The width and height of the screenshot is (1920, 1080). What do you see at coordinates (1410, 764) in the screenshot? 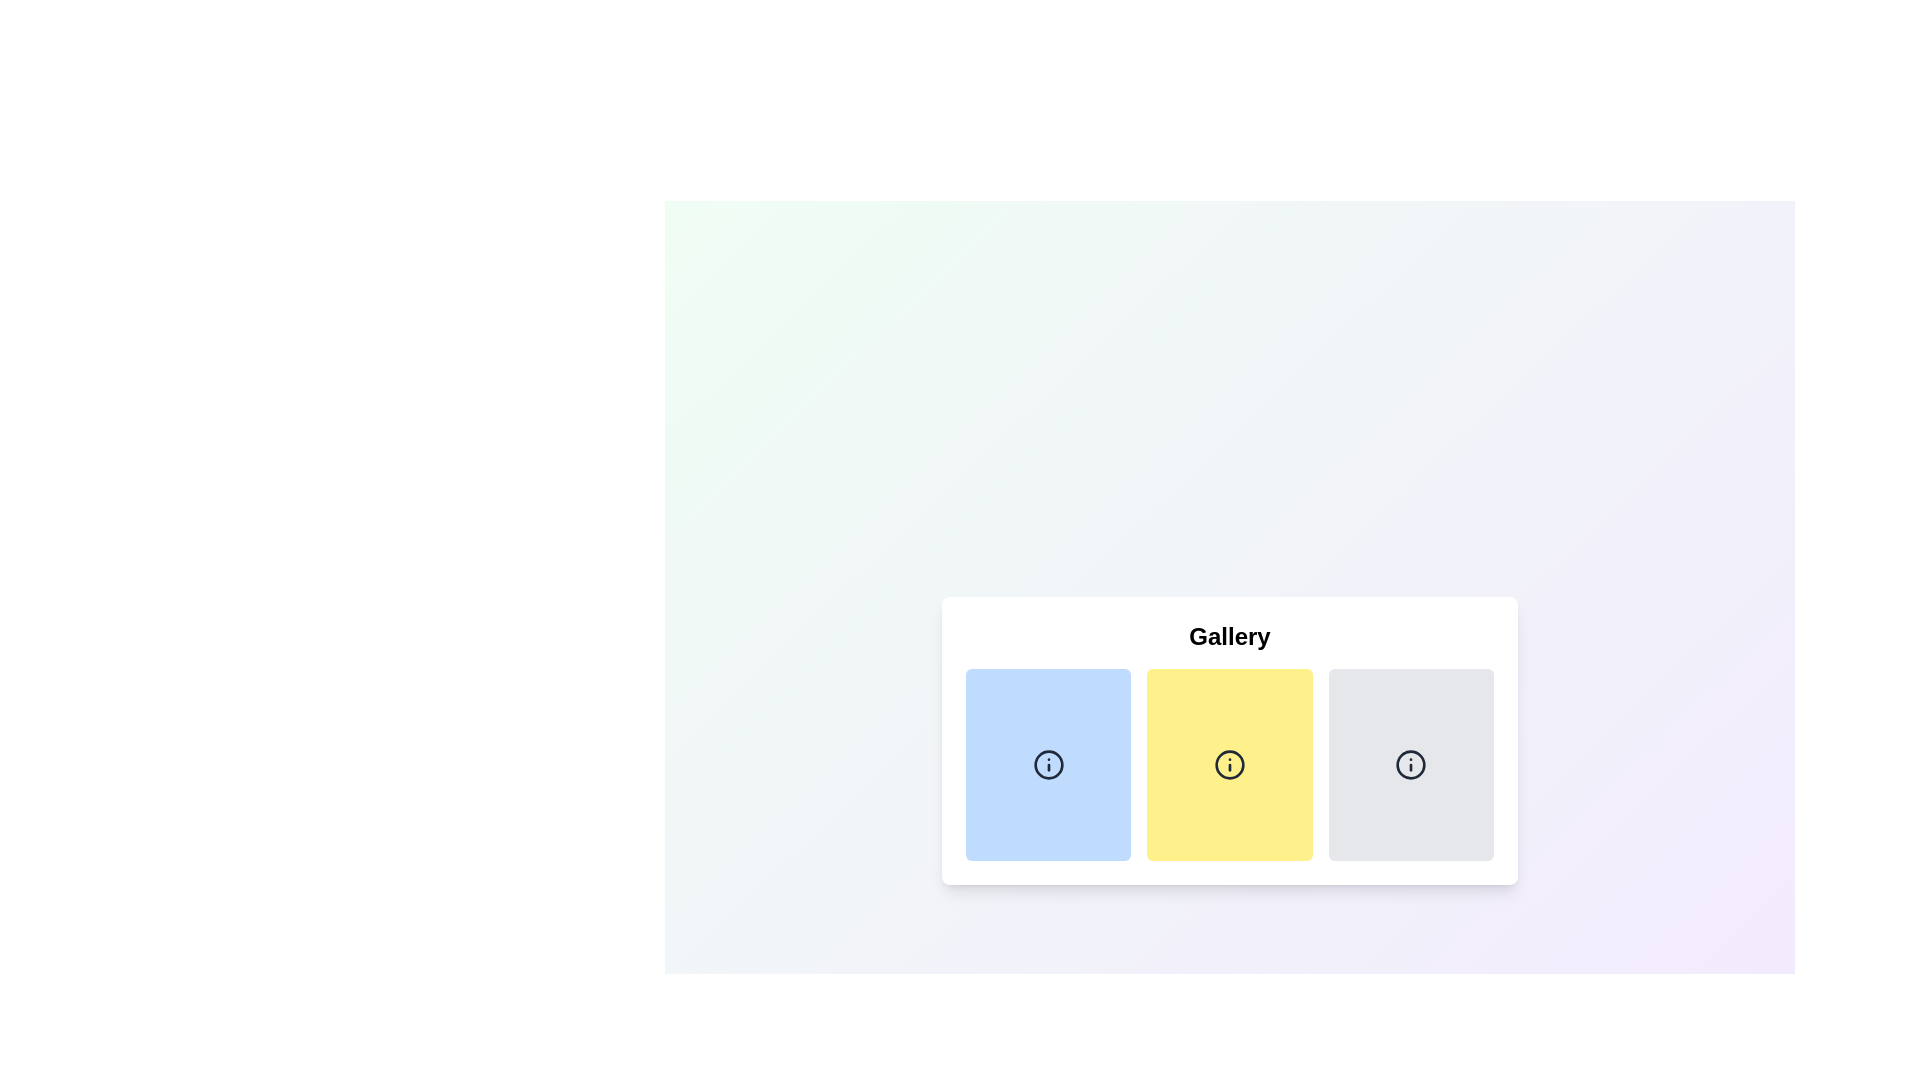
I see `the Information Icon located in the central position of the third box in a horizontally aligned triplet` at bounding box center [1410, 764].